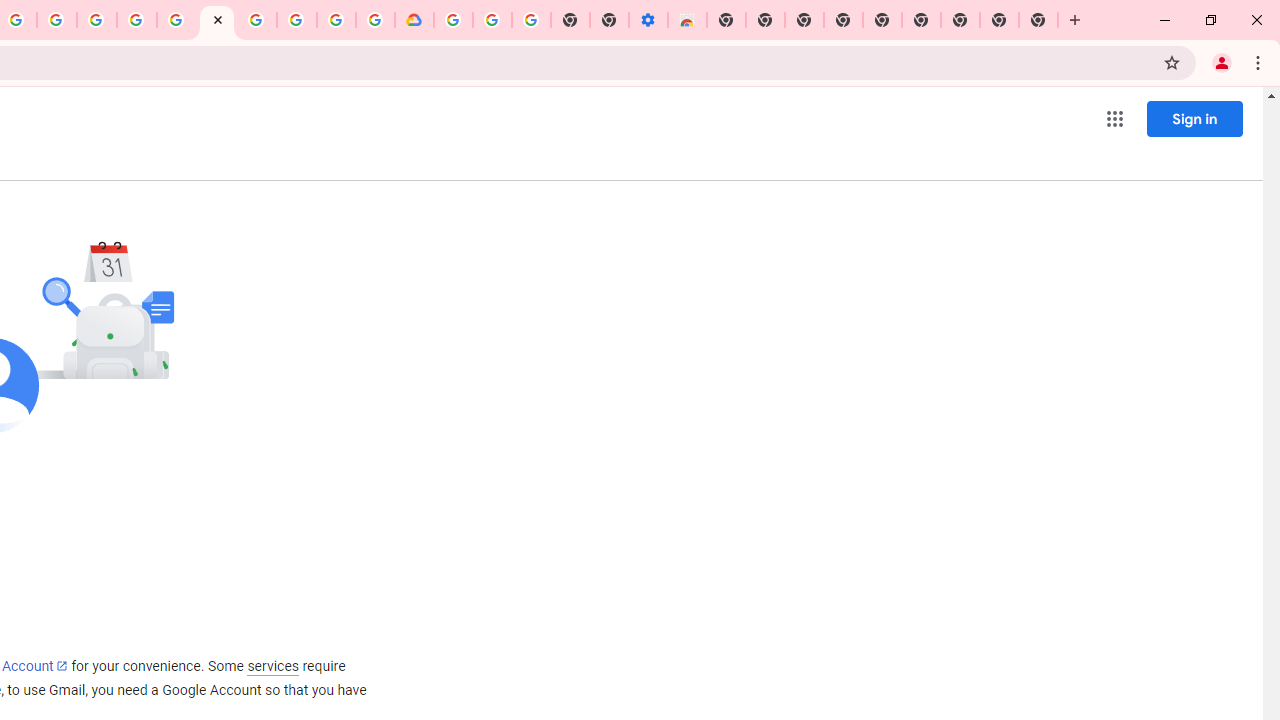  I want to click on 'New Tab', so click(1038, 20).